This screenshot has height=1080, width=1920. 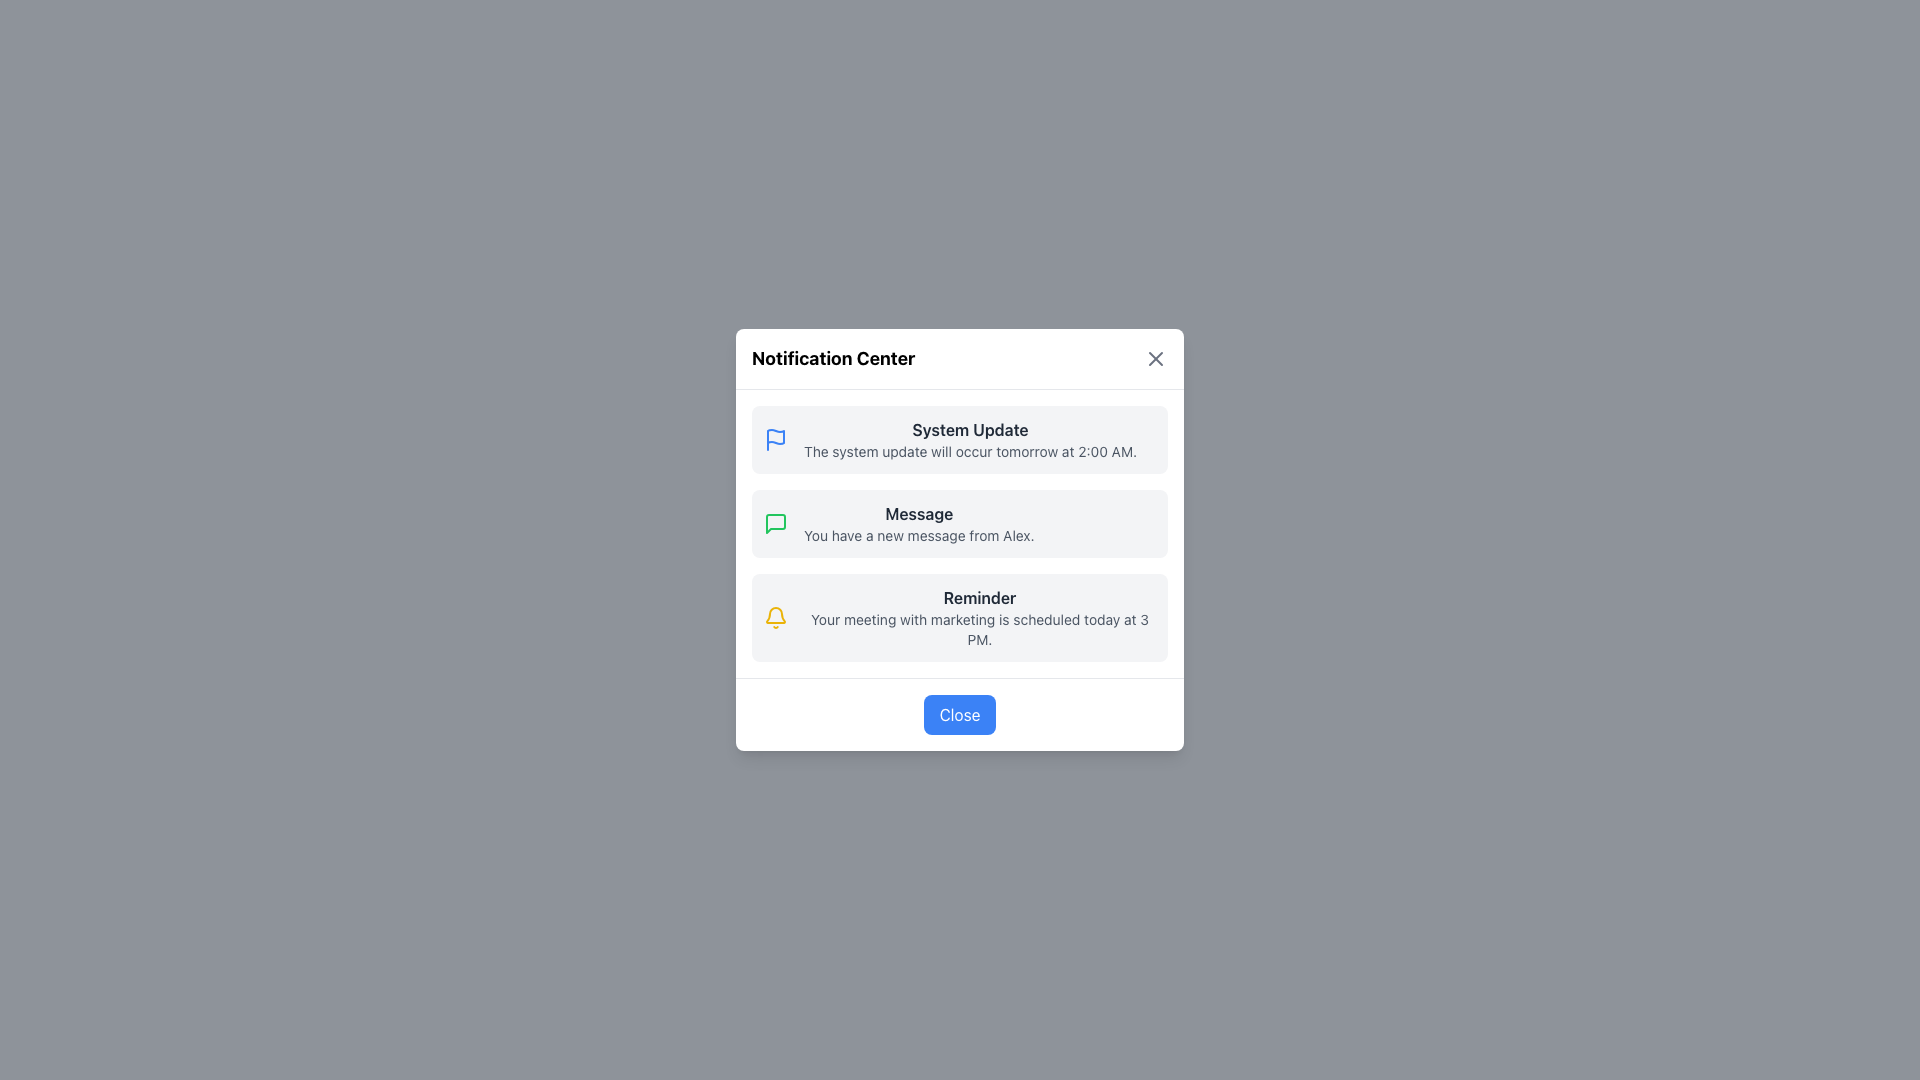 I want to click on text label that serves as a heading for the third notification item in the notification list, so click(x=979, y=596).